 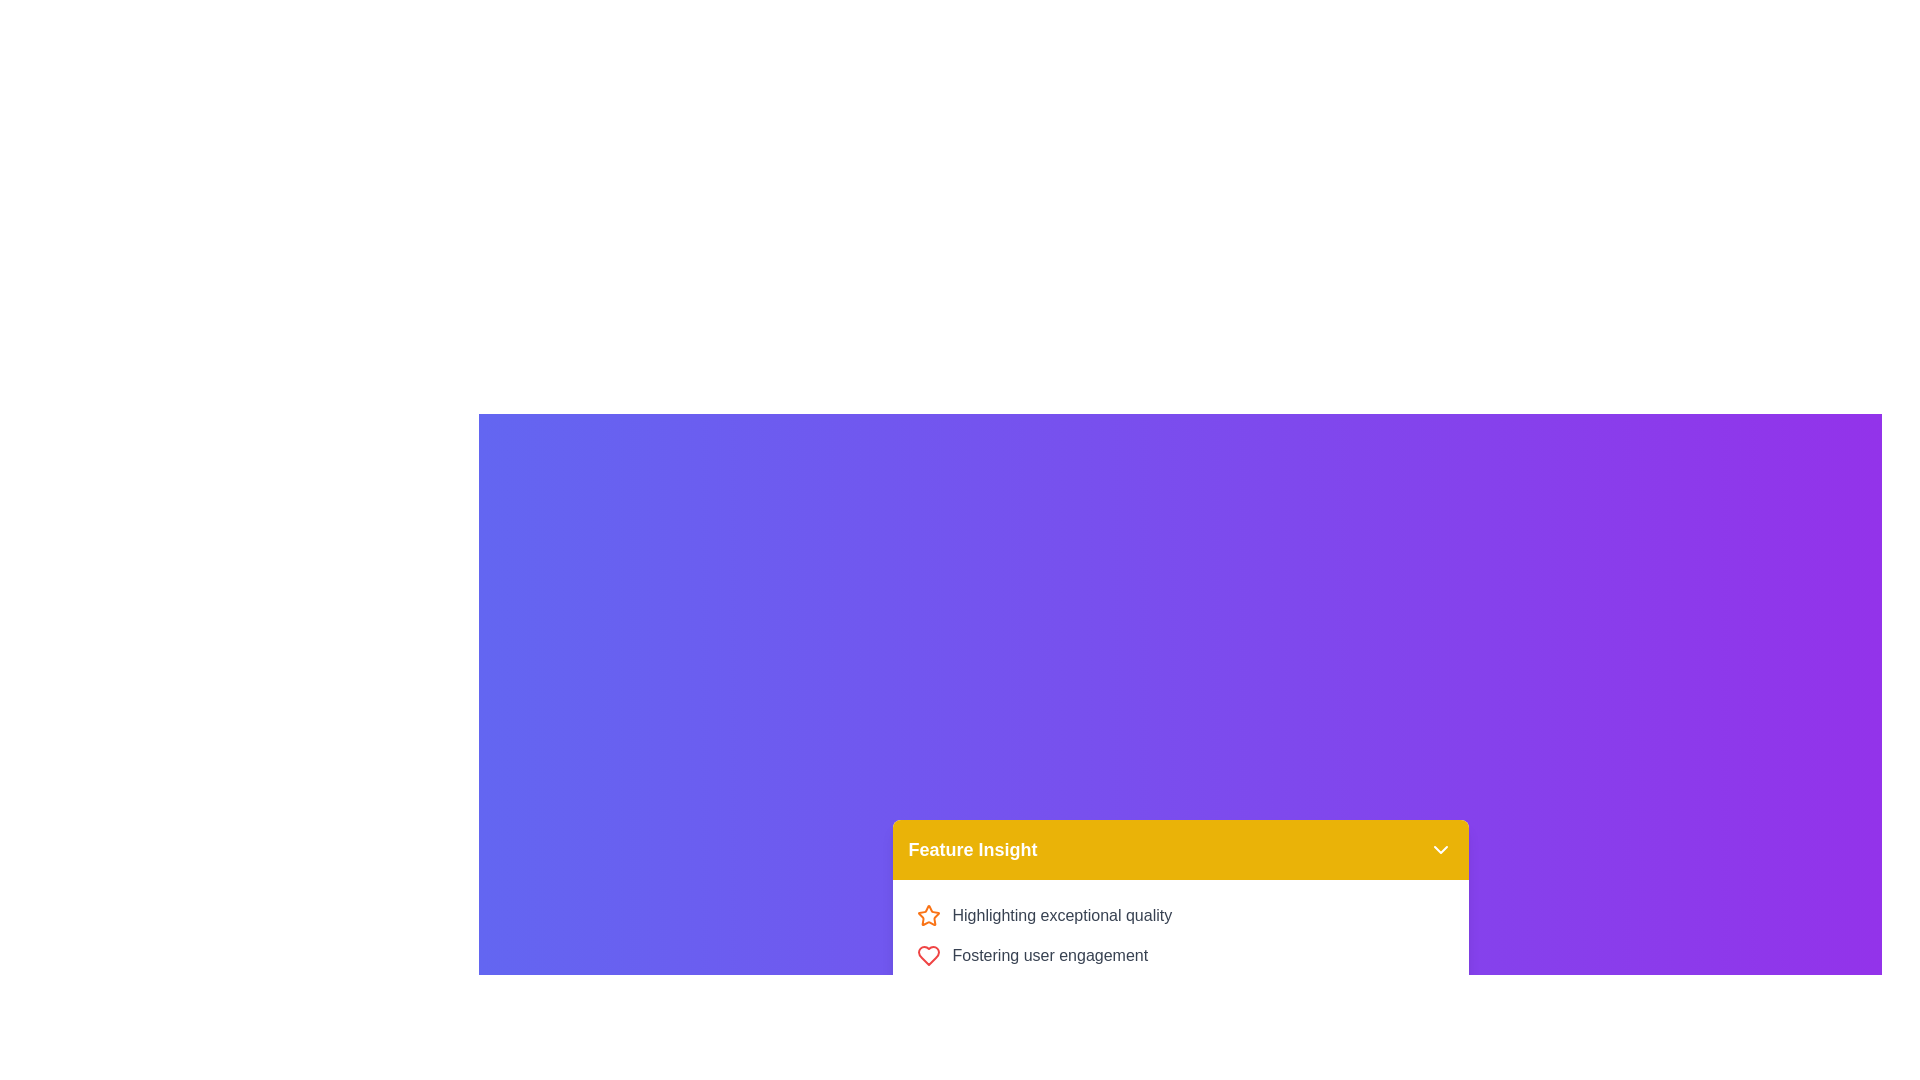 I want to click on the heart-shaped icon that represents liking or favoriting, positioned before the text 'Fostering user engagement' in the bottom section of the interface near the 'Feature Insight' label, so click(x=927, y=955).